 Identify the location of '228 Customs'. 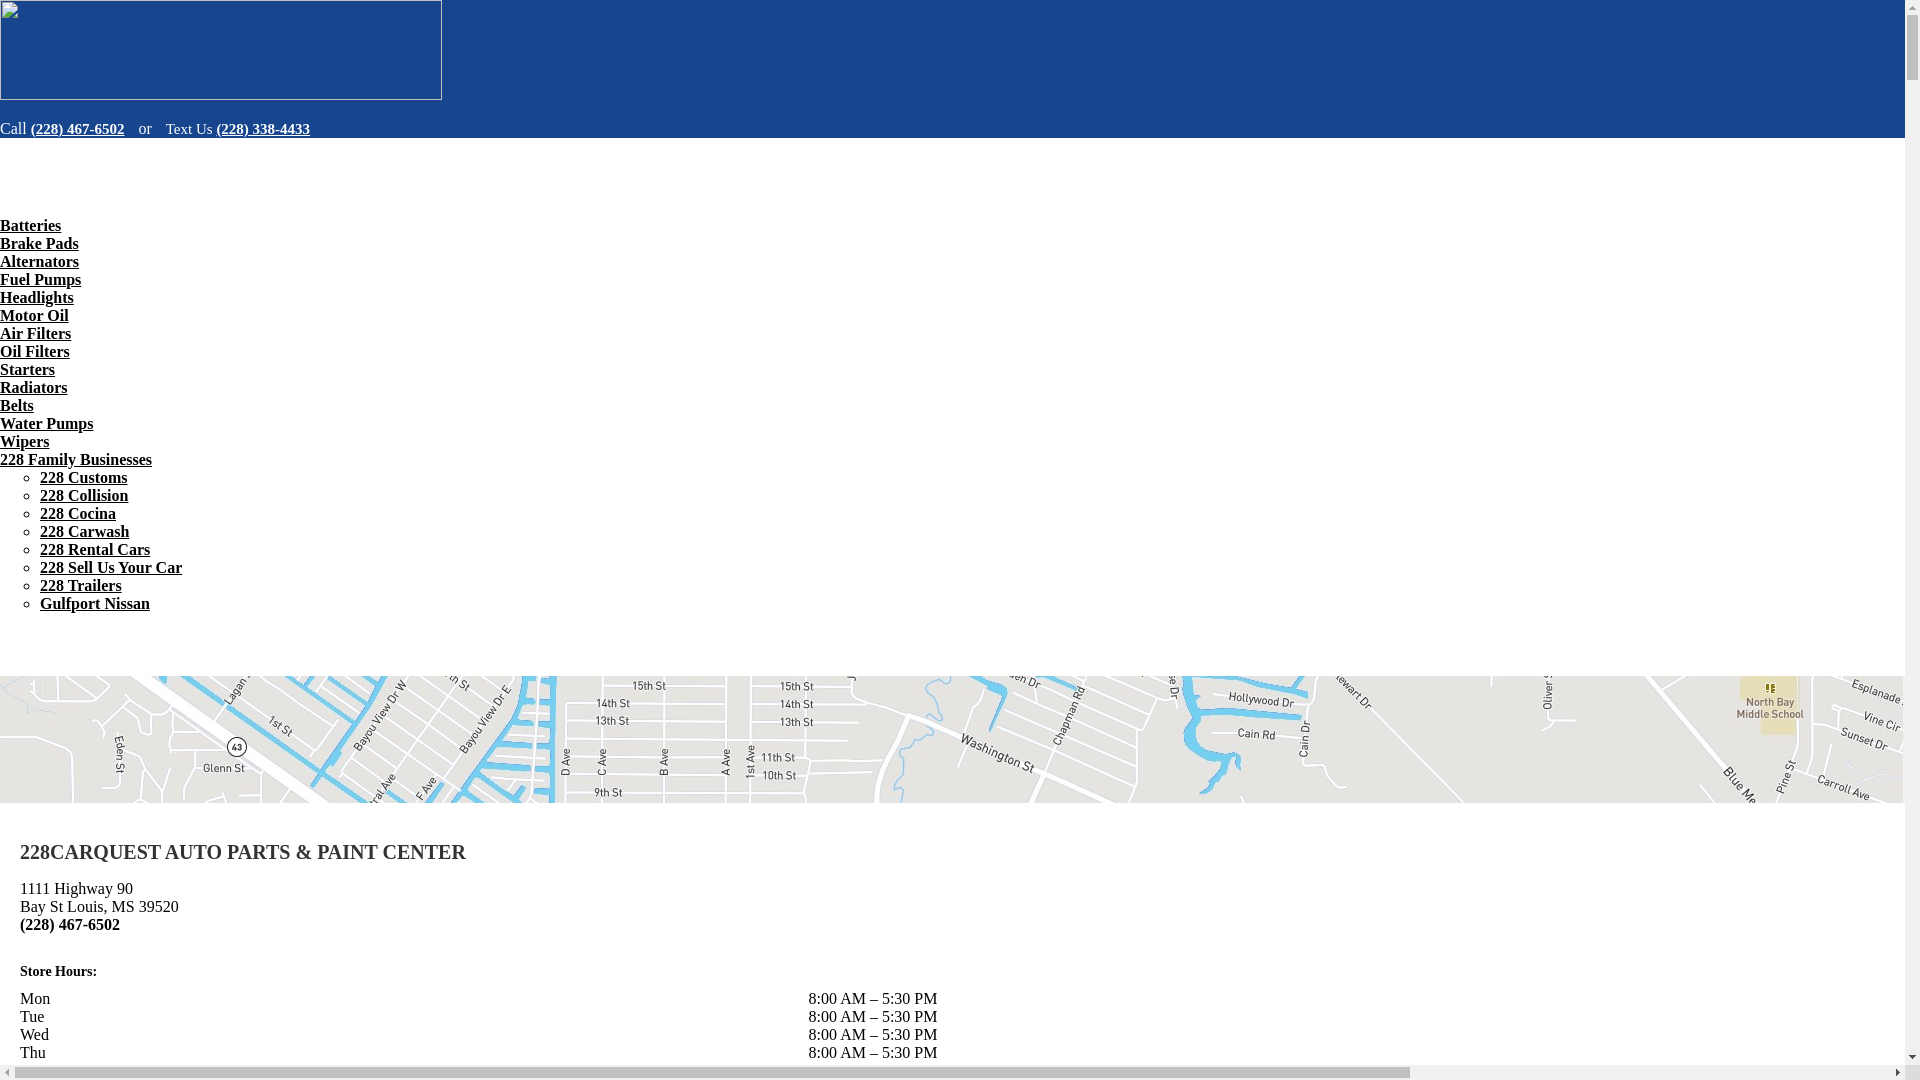
(82, 477).